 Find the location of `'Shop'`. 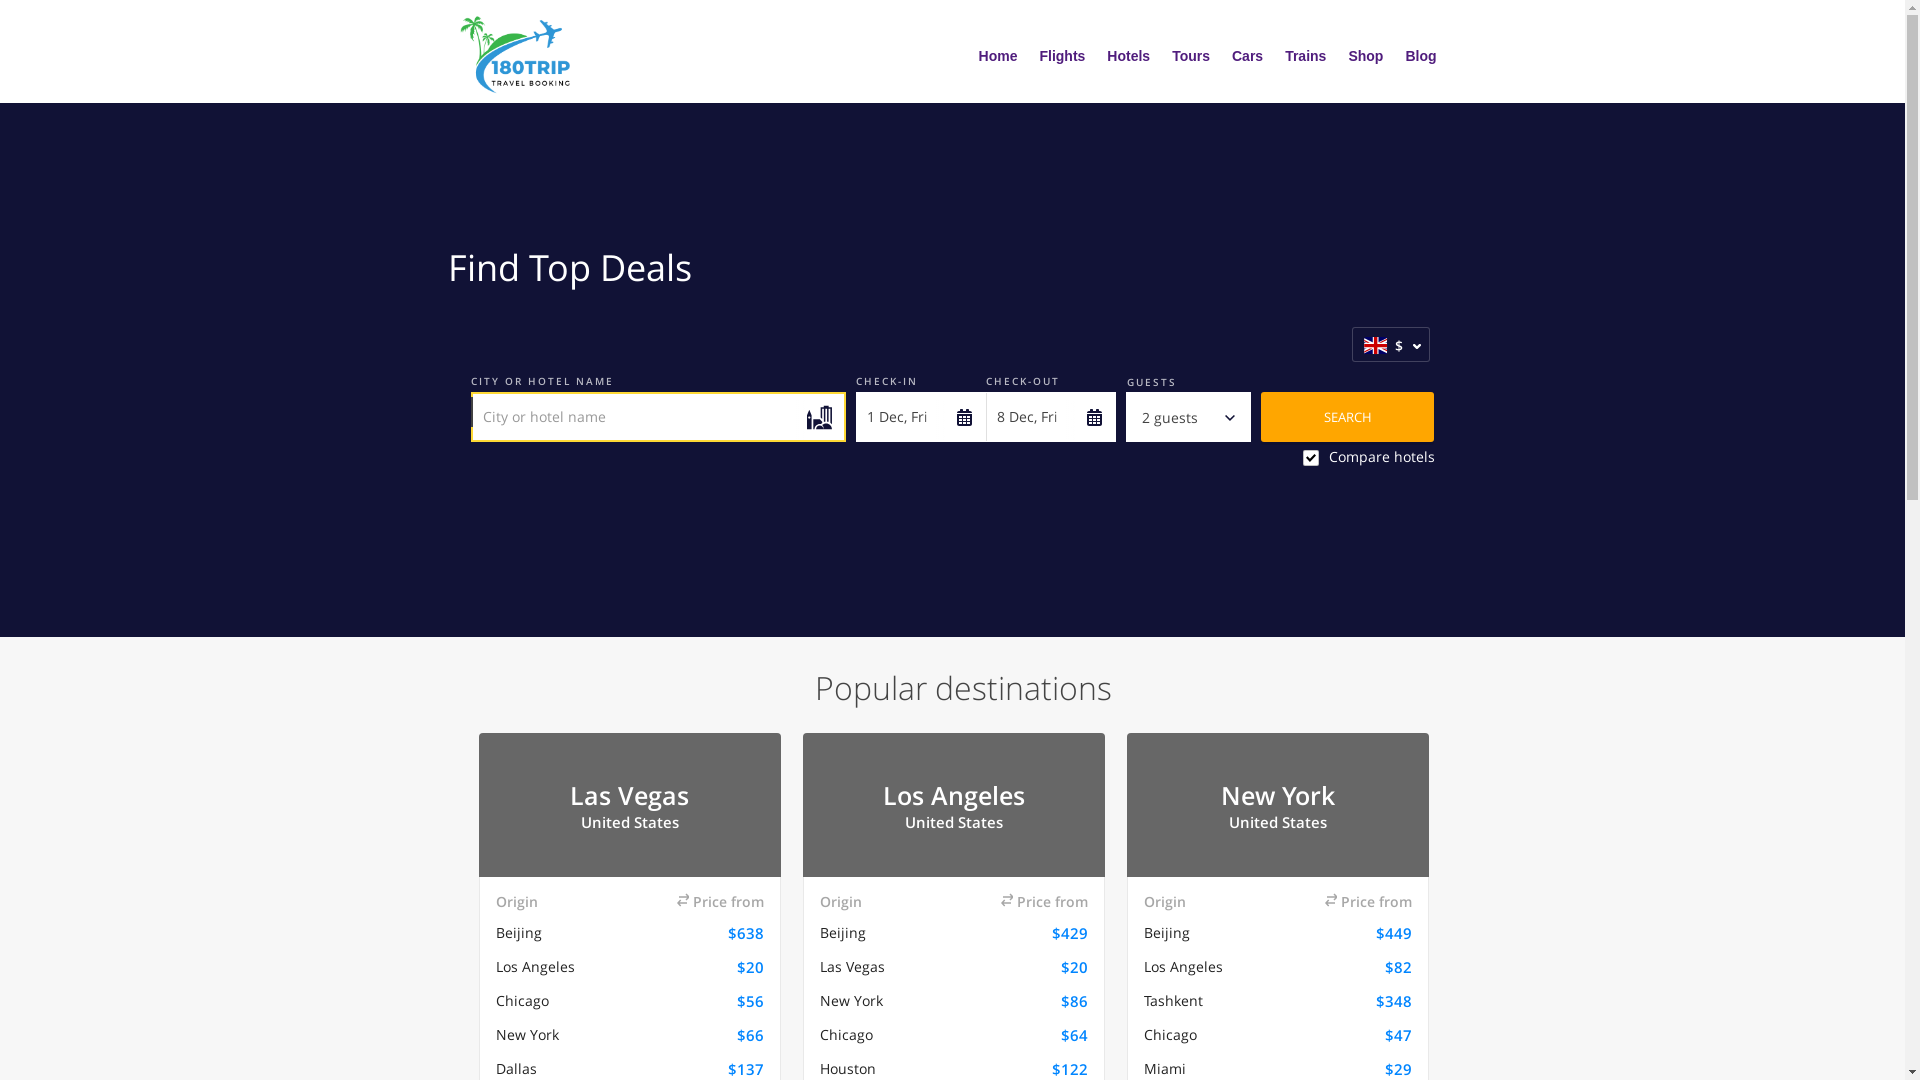

'Shop' is located at coordinates (1364, 56).